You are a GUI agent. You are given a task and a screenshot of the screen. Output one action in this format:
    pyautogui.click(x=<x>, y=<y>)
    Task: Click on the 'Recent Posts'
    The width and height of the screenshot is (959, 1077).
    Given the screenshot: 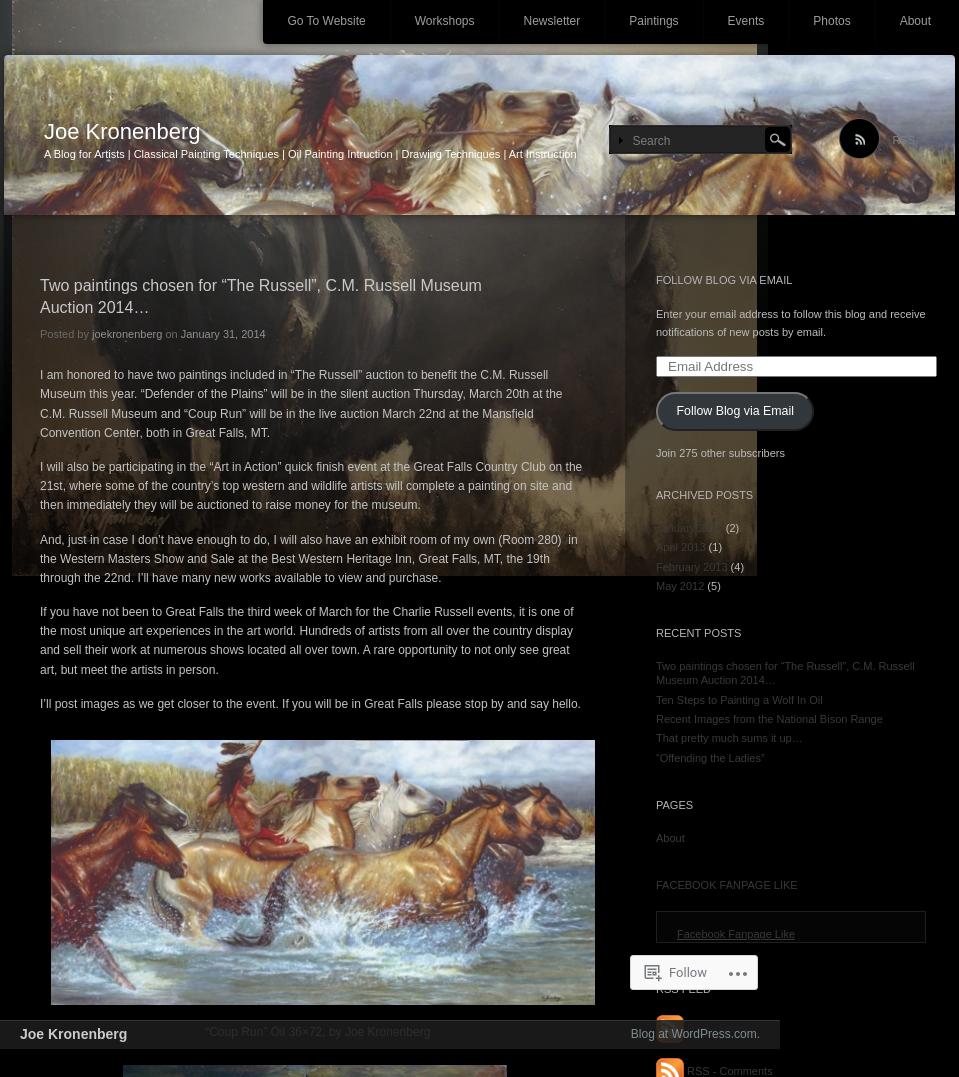 What is the action you would take?
    pyautogui.click(x=697, y=632)
    